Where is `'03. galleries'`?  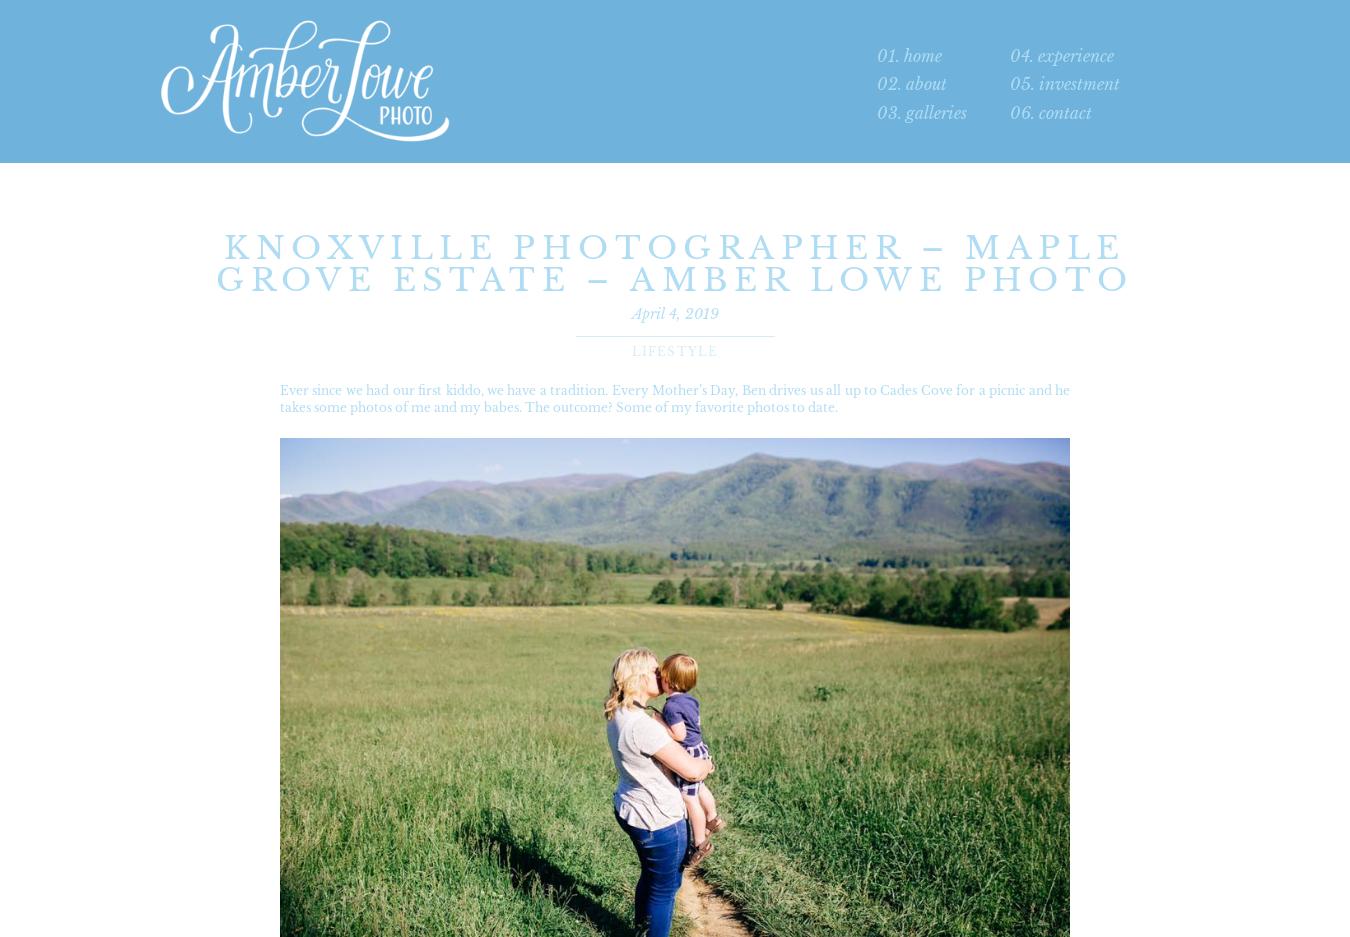 '03. galleries' is located at coordinates (921, 113).